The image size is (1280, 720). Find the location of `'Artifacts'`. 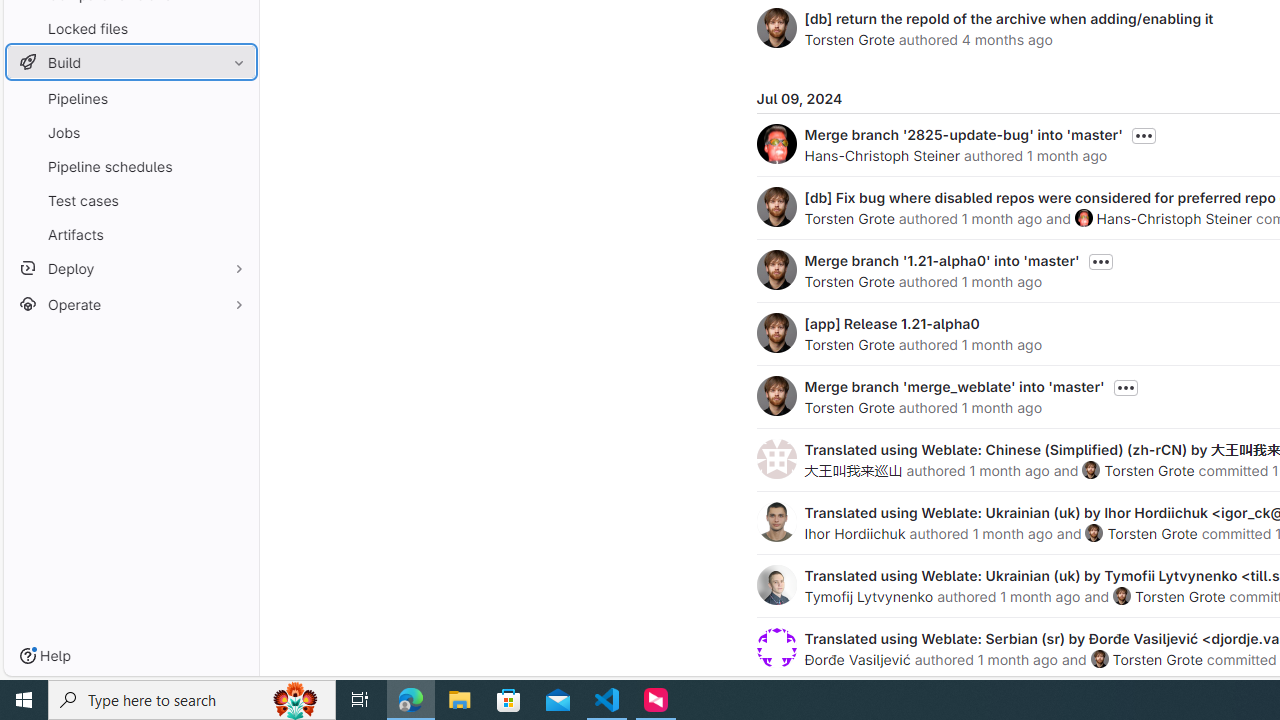

'Artifacts' is located at coordinates (130, 233).